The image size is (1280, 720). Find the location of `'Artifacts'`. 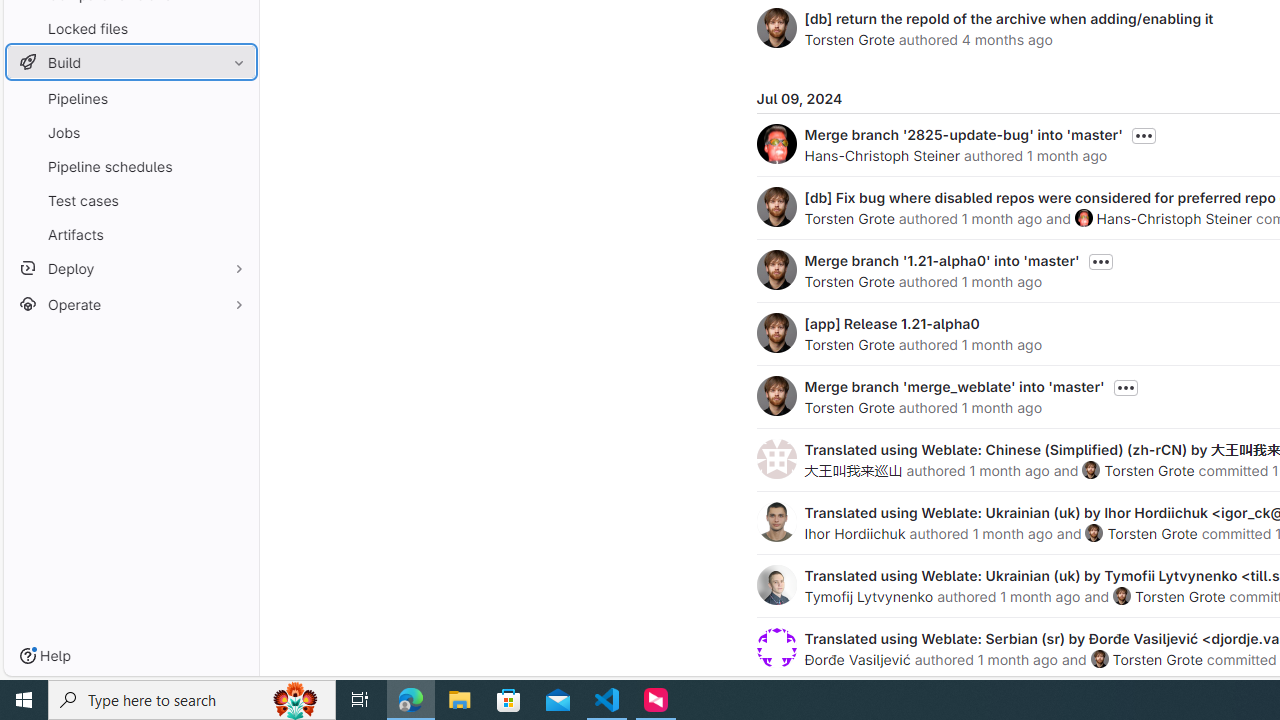

'Artifacts' is located at coordinates (130, 233).